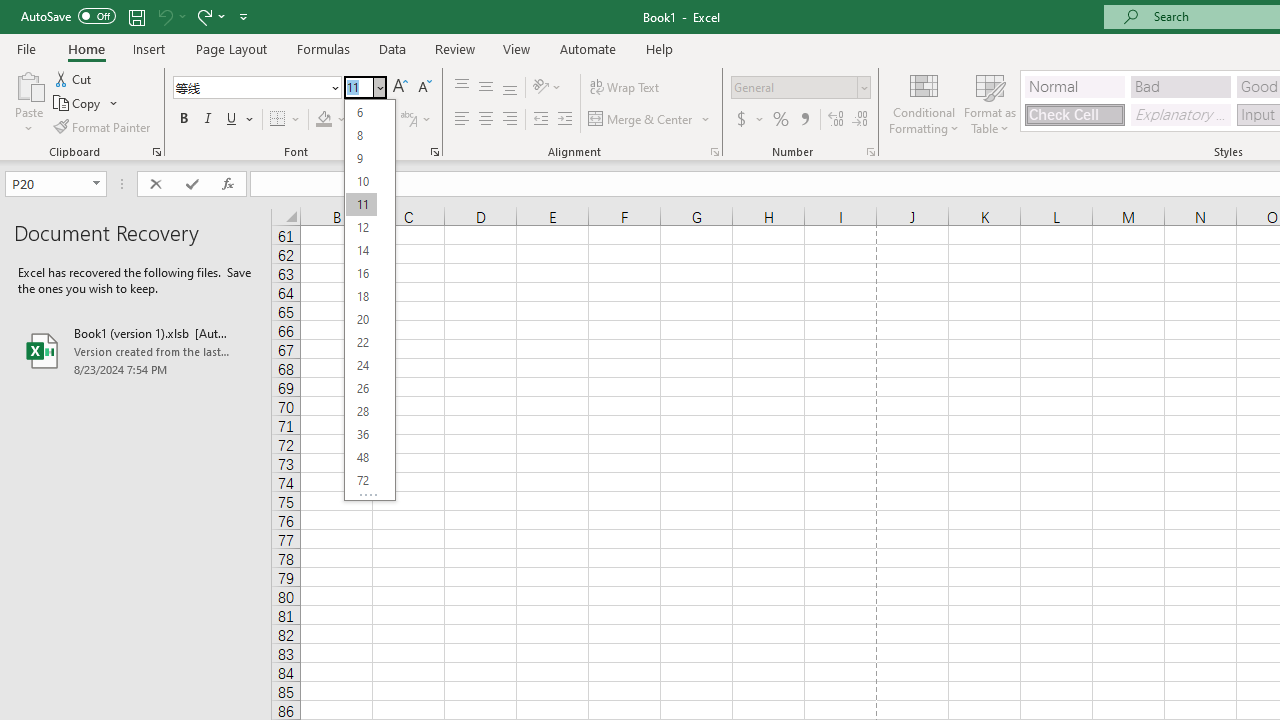 The image size is (1280, 720). I want to click on 'Increase Decimal', so click(836, 119).